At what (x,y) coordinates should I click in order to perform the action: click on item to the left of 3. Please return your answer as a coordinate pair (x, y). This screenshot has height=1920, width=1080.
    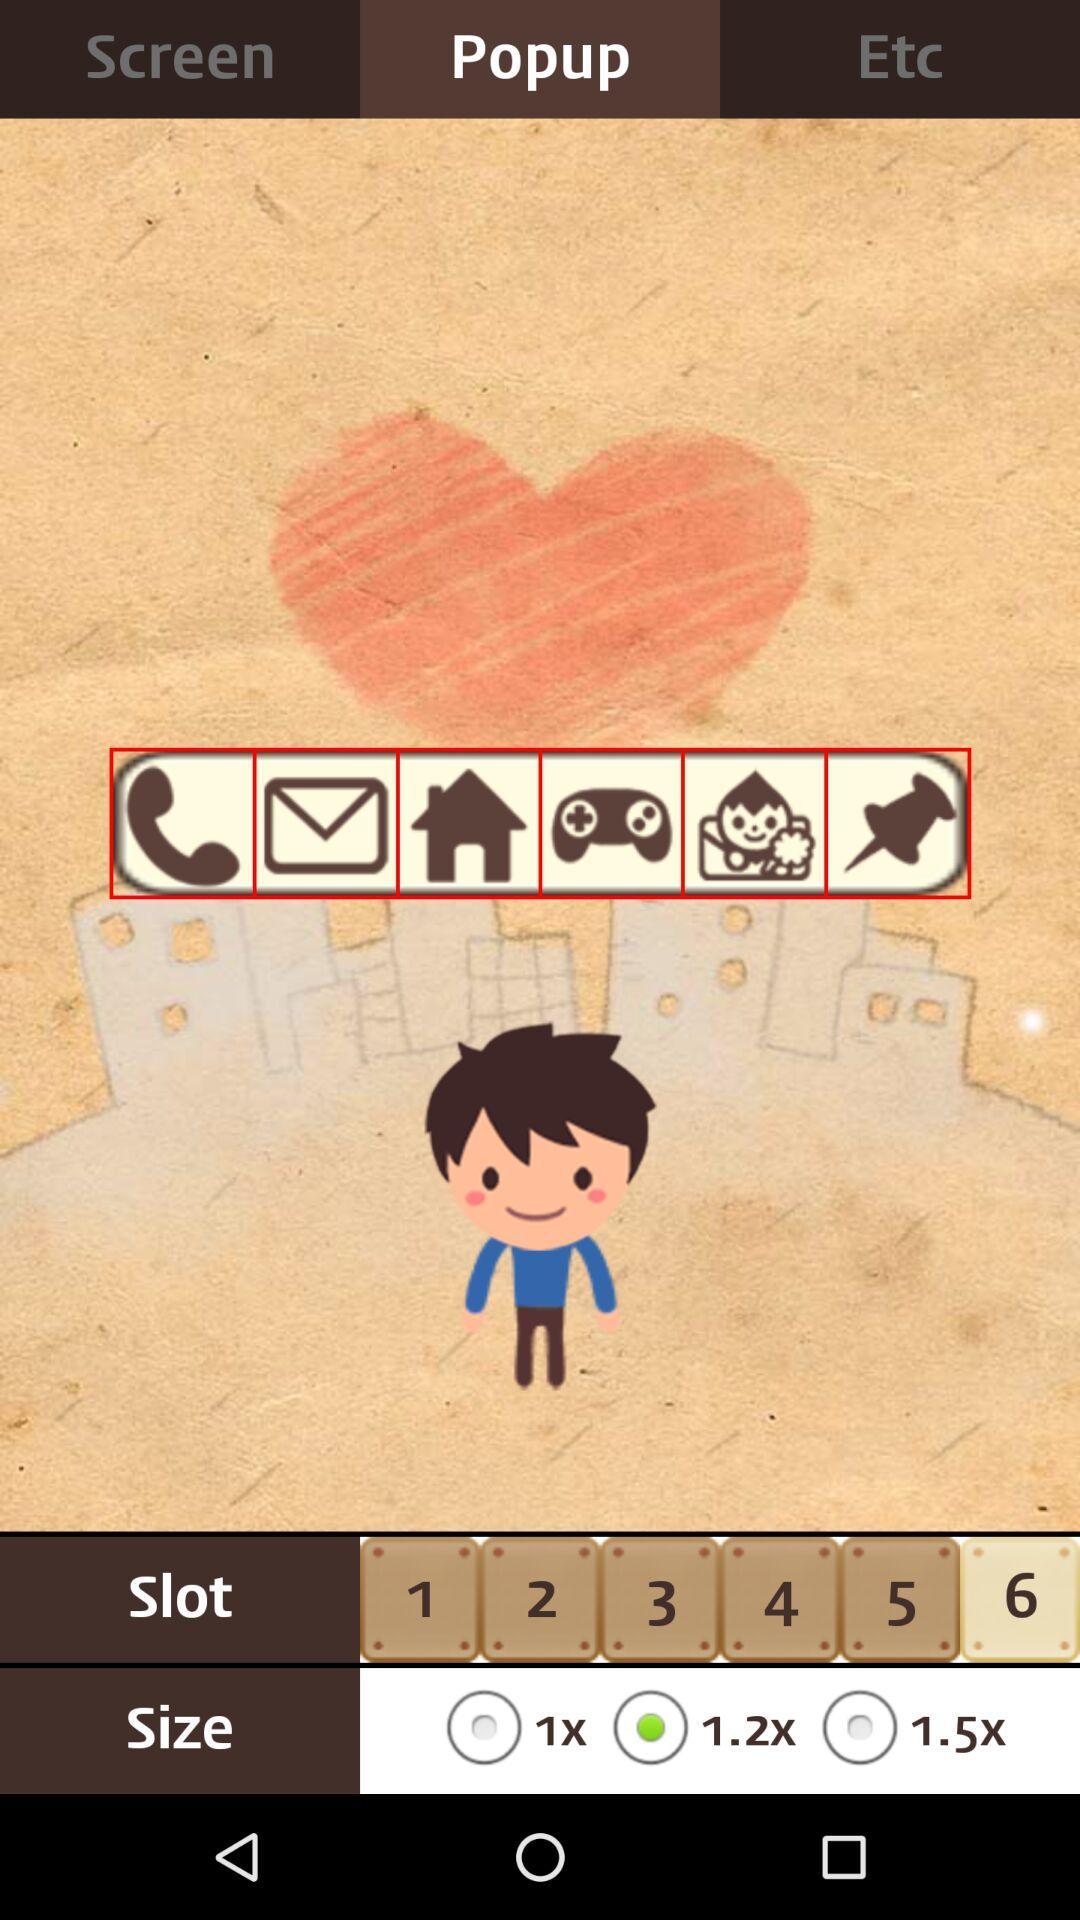
    Looking at the image, I should click on (508, 1730).